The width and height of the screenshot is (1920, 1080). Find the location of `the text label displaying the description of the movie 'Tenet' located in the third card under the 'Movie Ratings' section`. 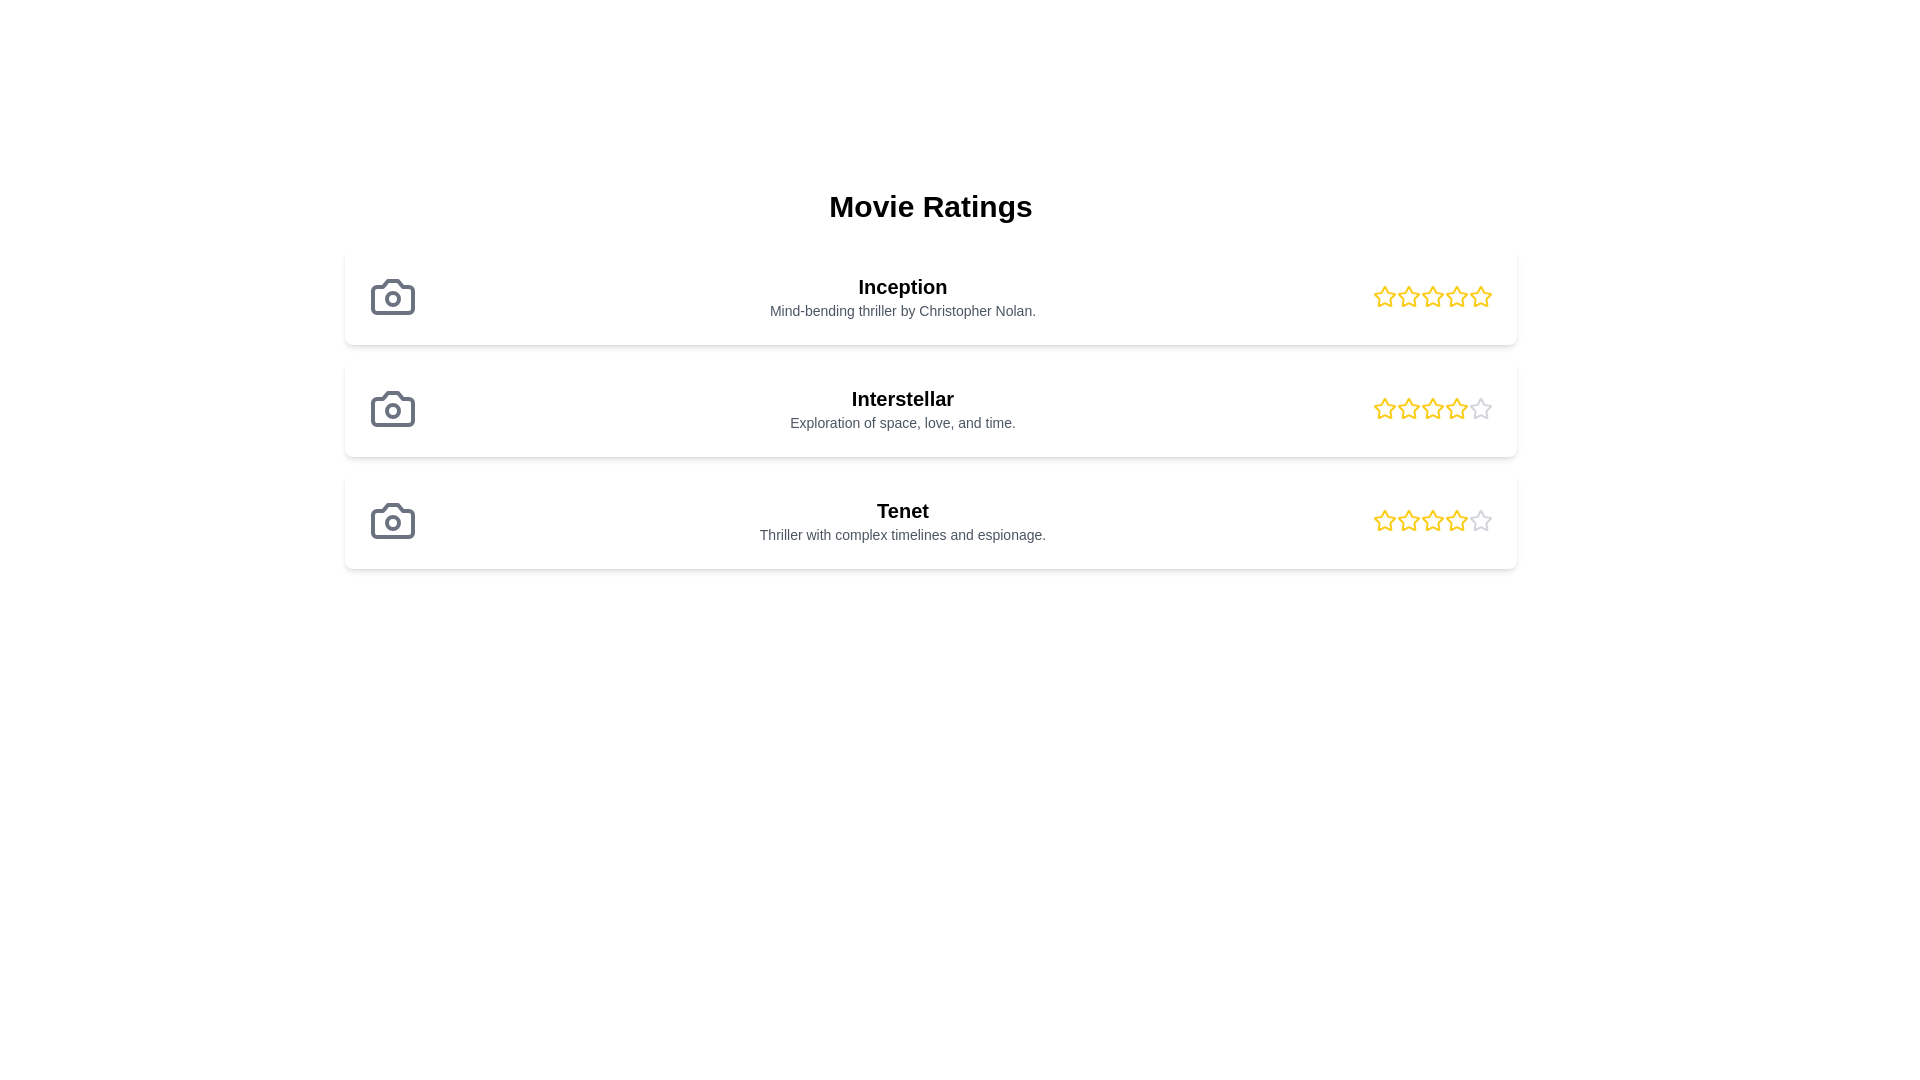

the text label displaying the description of the movie 'Tenet' located in the third card under the 'Movie Ratings' section is located at coordinates (901, 534).